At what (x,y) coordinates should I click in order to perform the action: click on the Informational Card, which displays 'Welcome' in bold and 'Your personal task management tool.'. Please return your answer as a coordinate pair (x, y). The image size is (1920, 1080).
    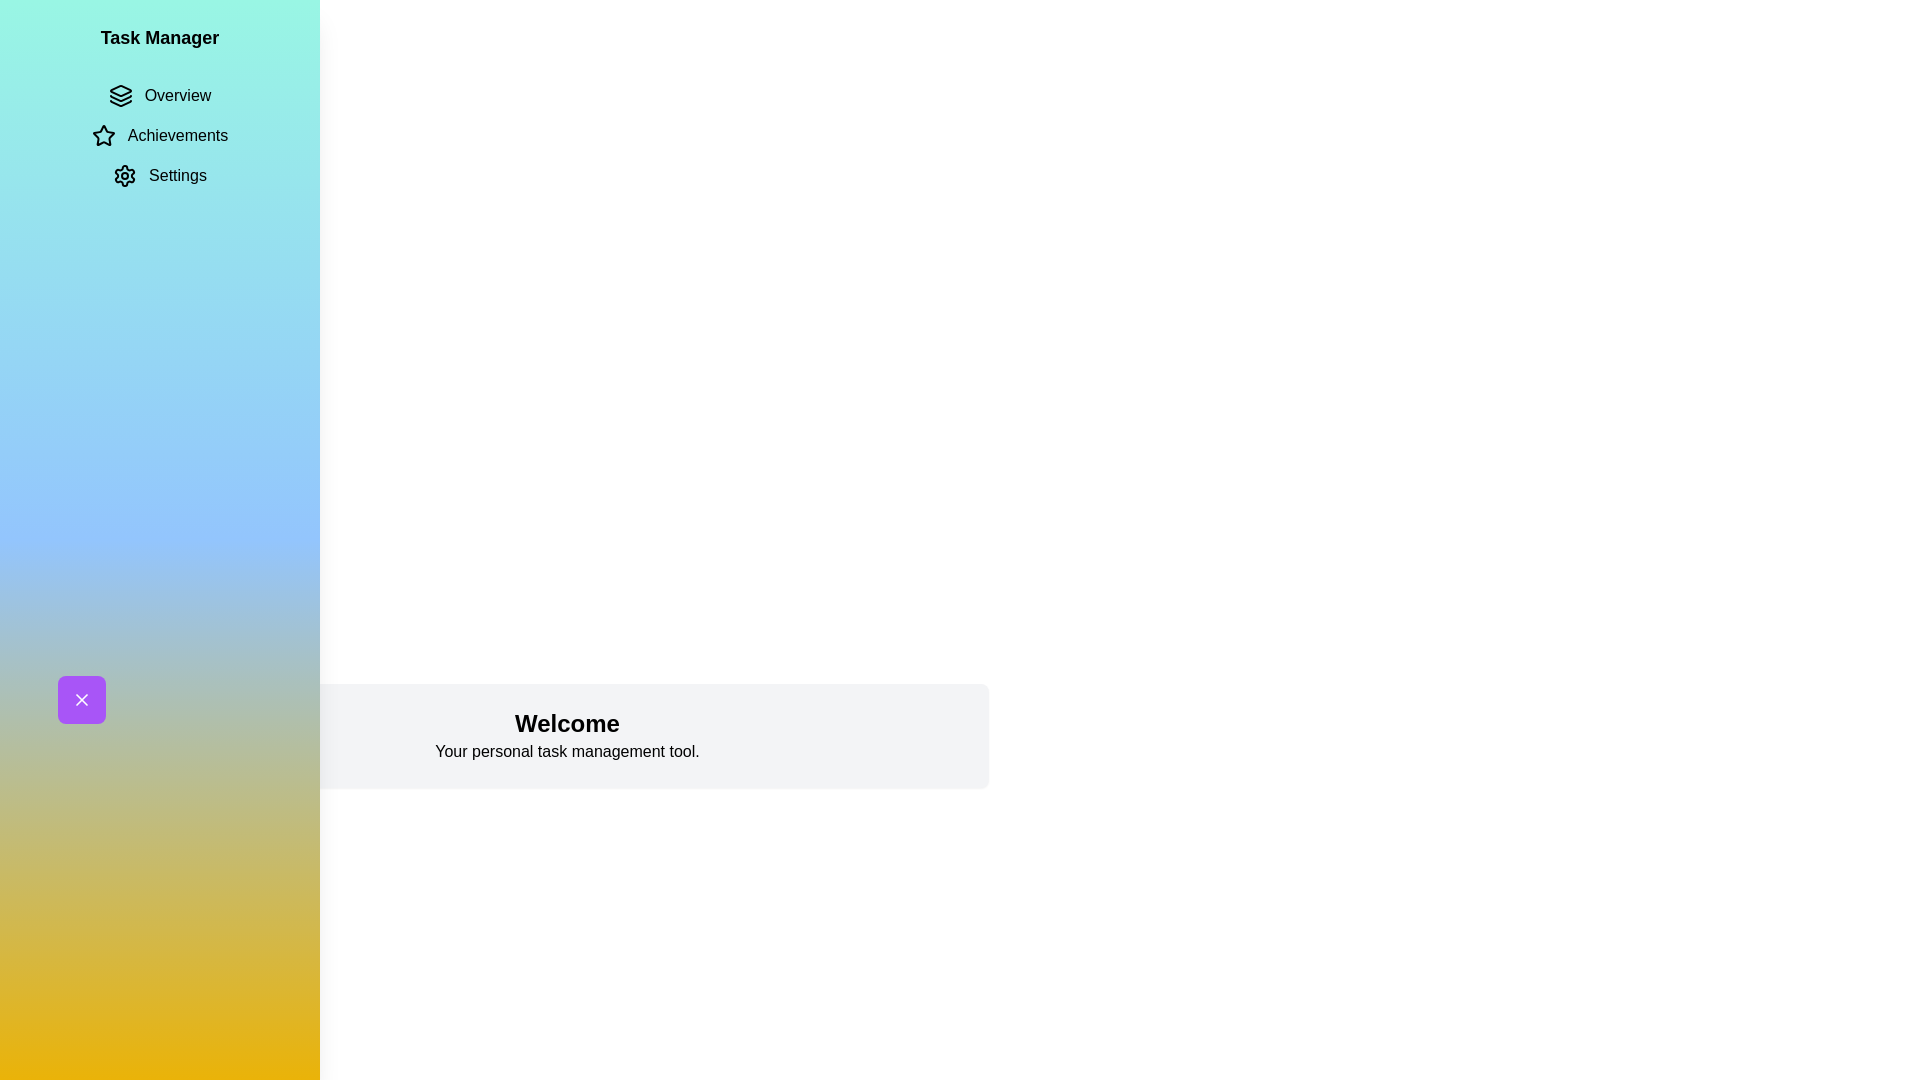
    Looking at the image, I should click on (566, 736).